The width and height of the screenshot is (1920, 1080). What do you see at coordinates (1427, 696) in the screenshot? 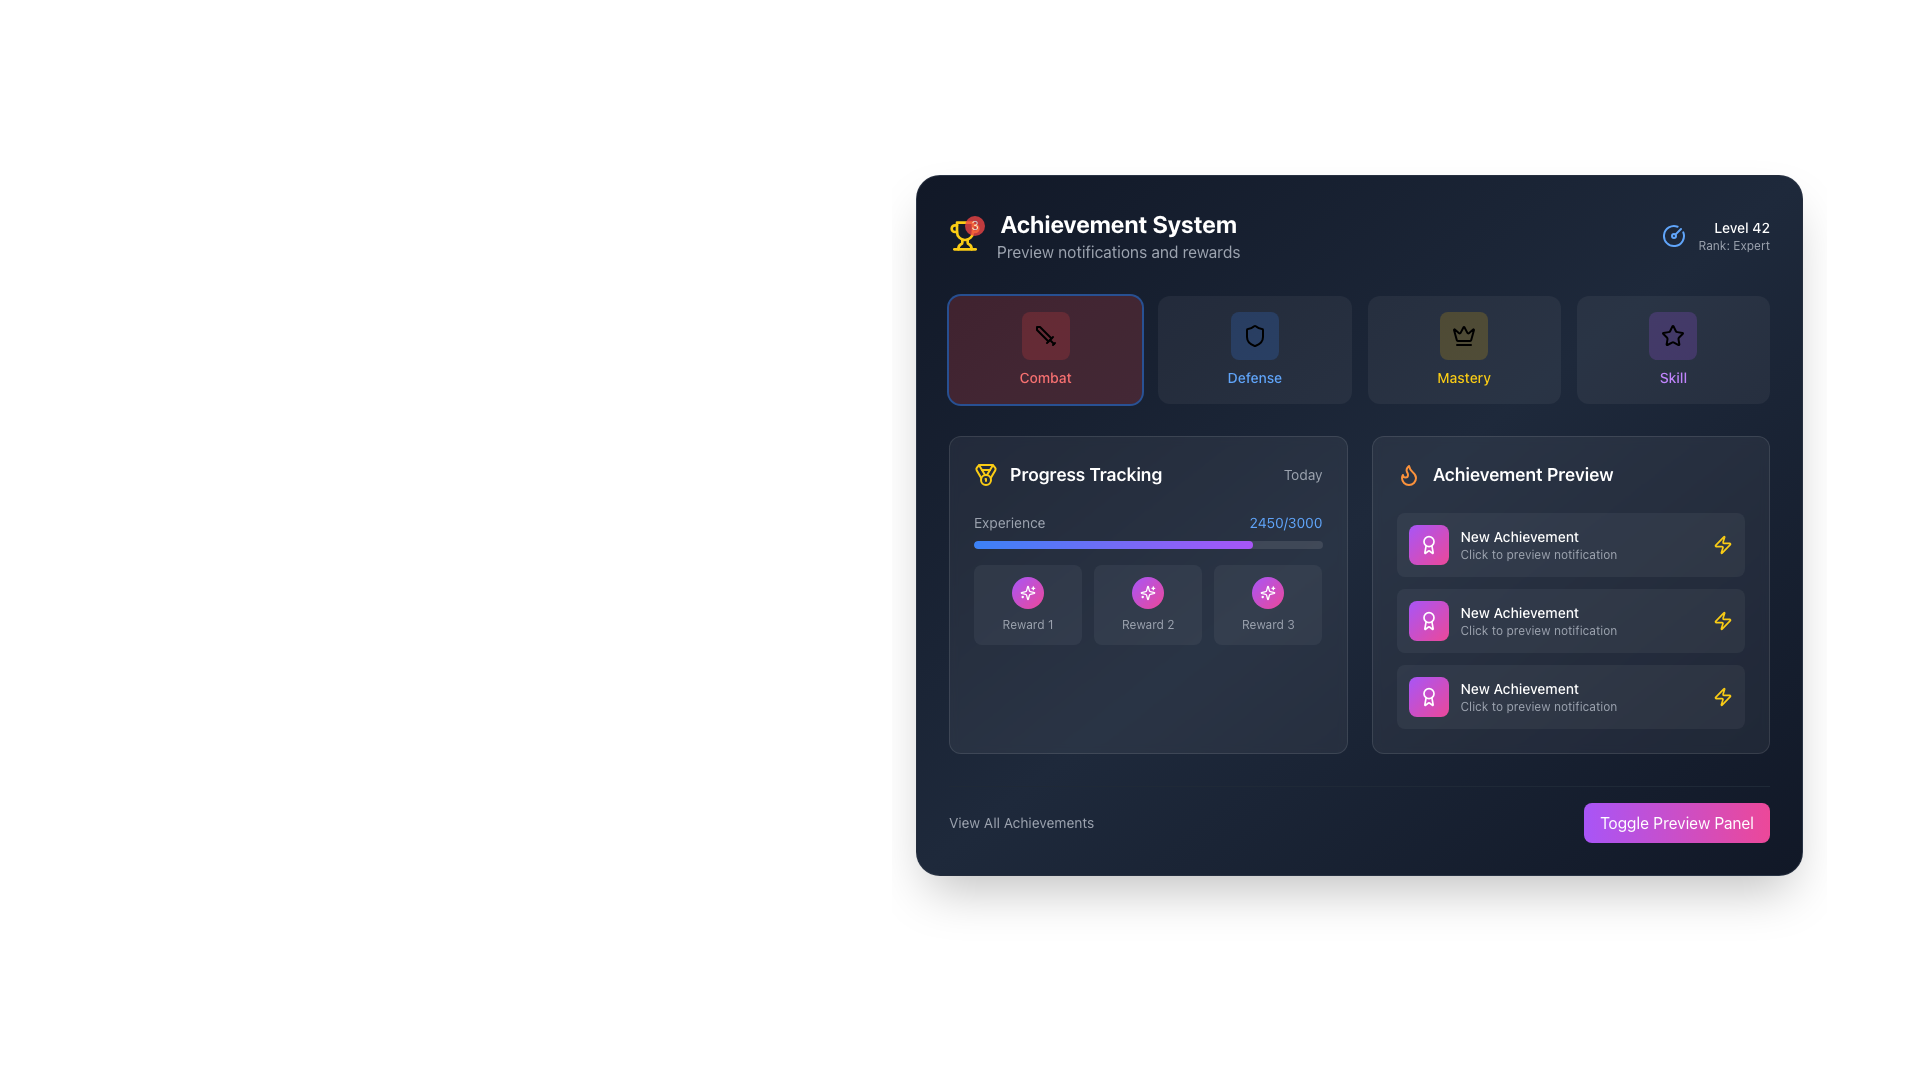
I see `the Decorative Icon located in the 'Achievement Preview' section, positioned to the left of the 'New Achievement' text in the third row of achievement entries` at bounding box center [1427, 696].